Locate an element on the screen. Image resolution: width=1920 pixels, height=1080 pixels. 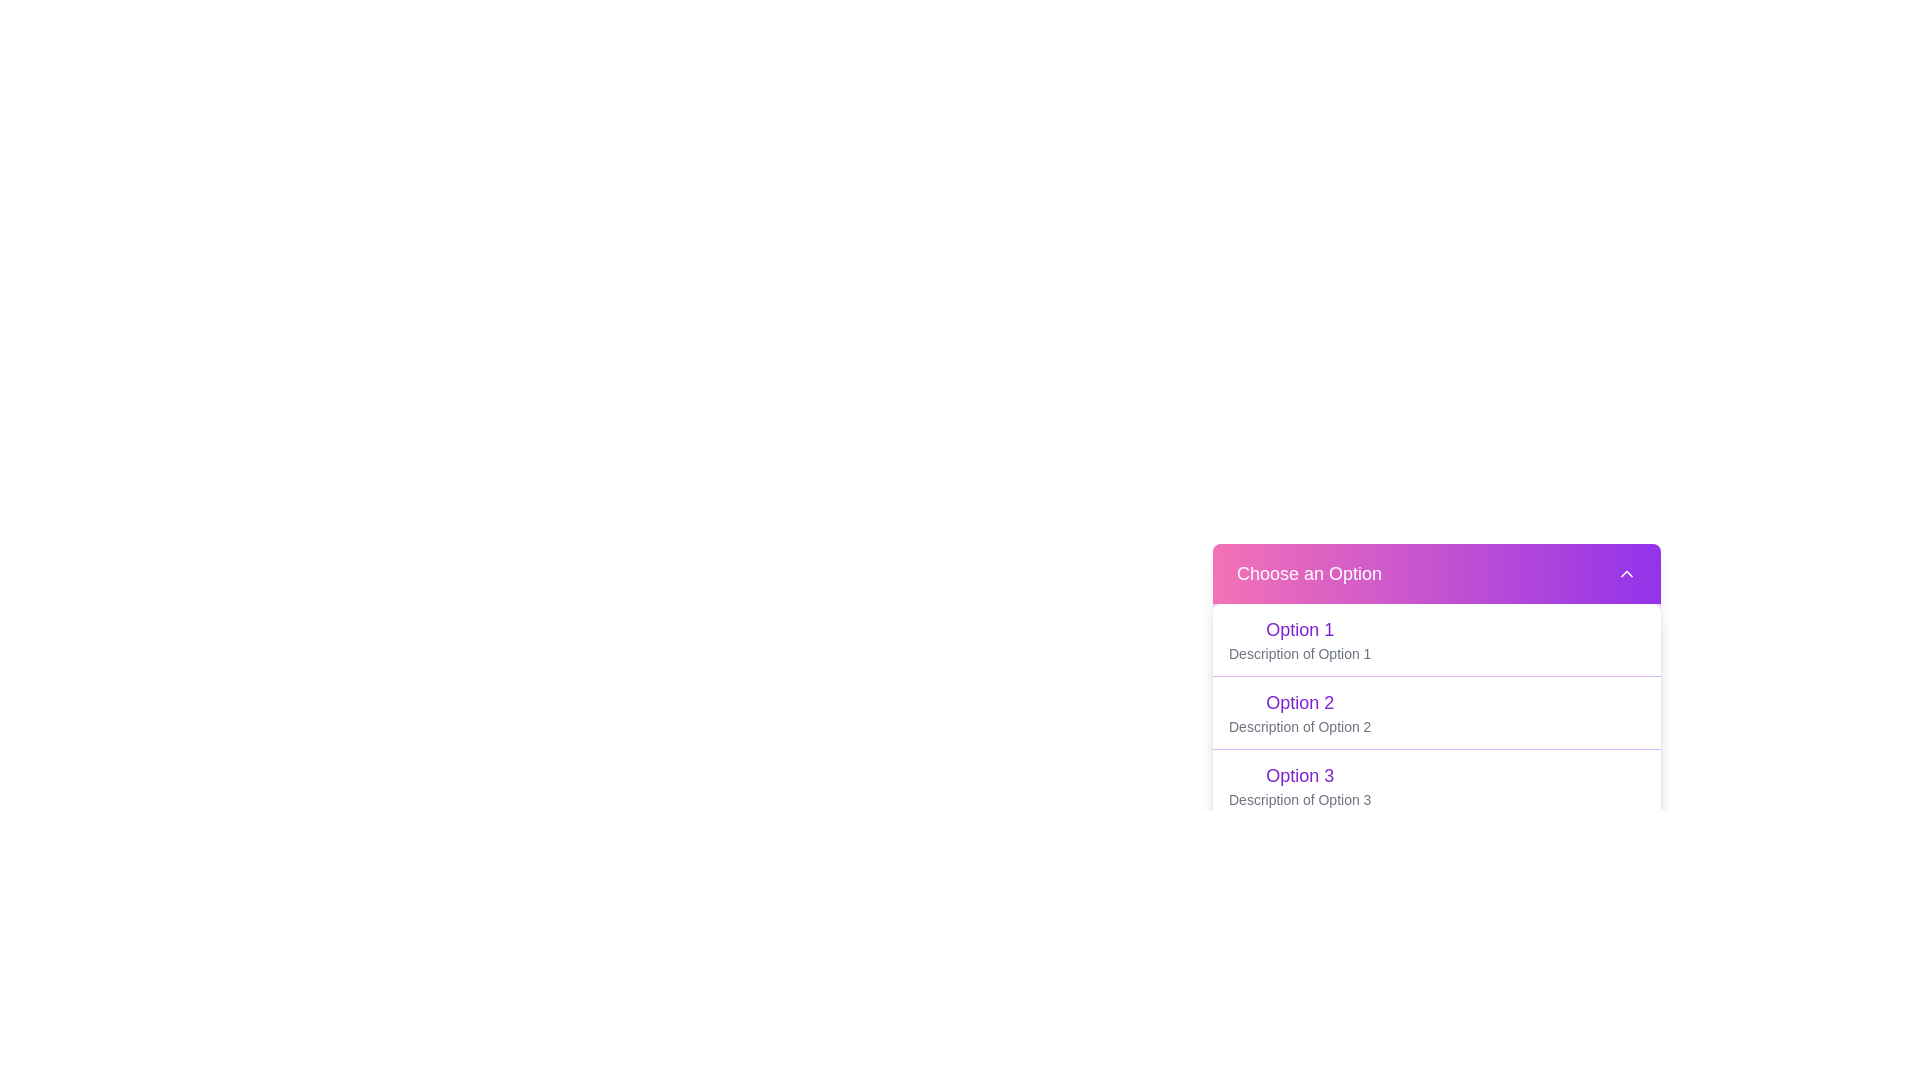
displayed information from the 'Option 2' label, which consists of a purple-bold 'Option 2' and a smaller gray 'Description of Option 2', located in the center of the selectable dropdown interface is located at coordinates (1300, 712).